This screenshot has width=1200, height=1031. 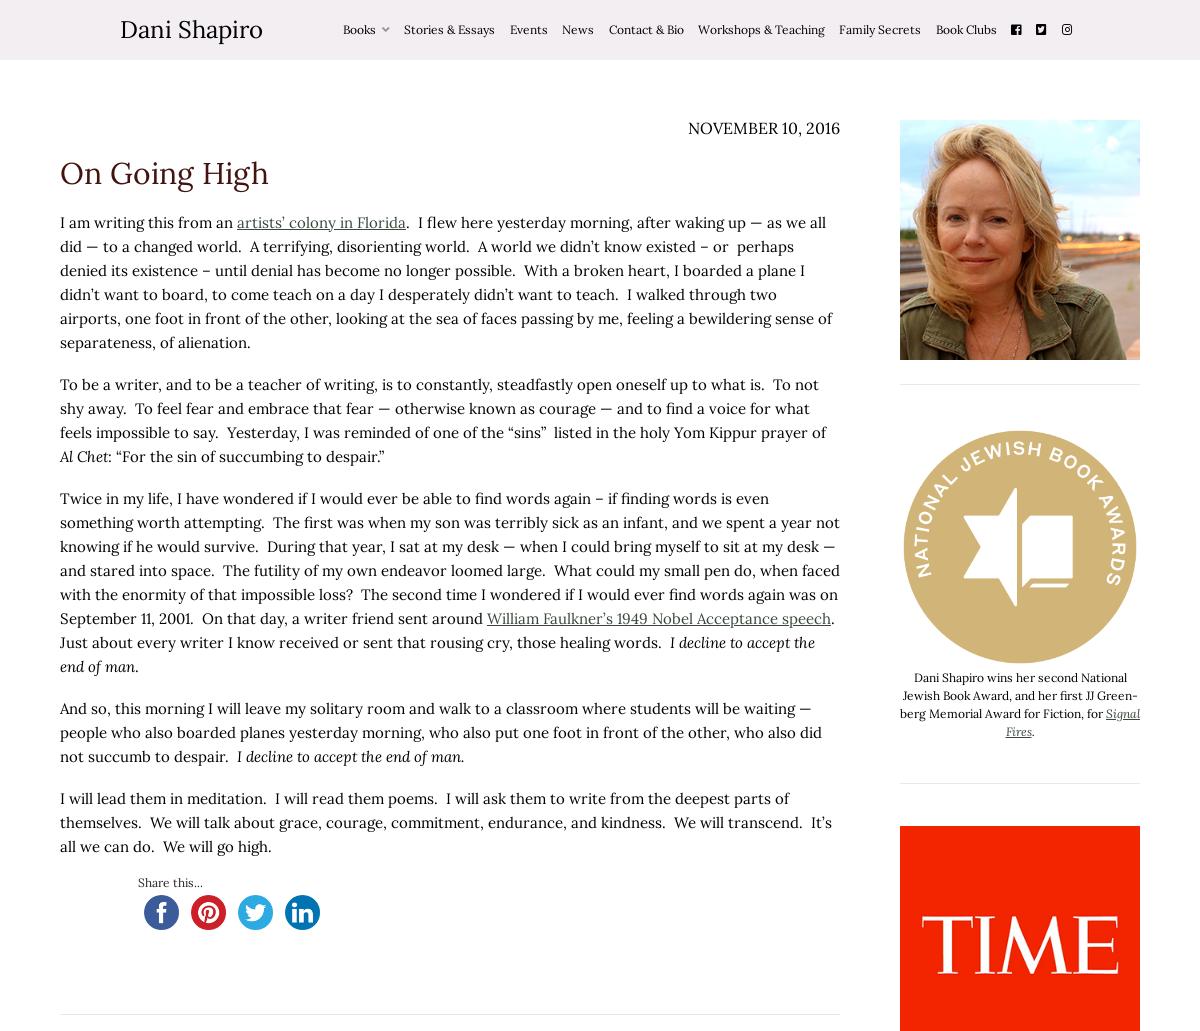 What do you see at coordinates (321, 222) in the screenshot?
I see `'artists’ colony in Florida'` at bounding box center [321, 222].